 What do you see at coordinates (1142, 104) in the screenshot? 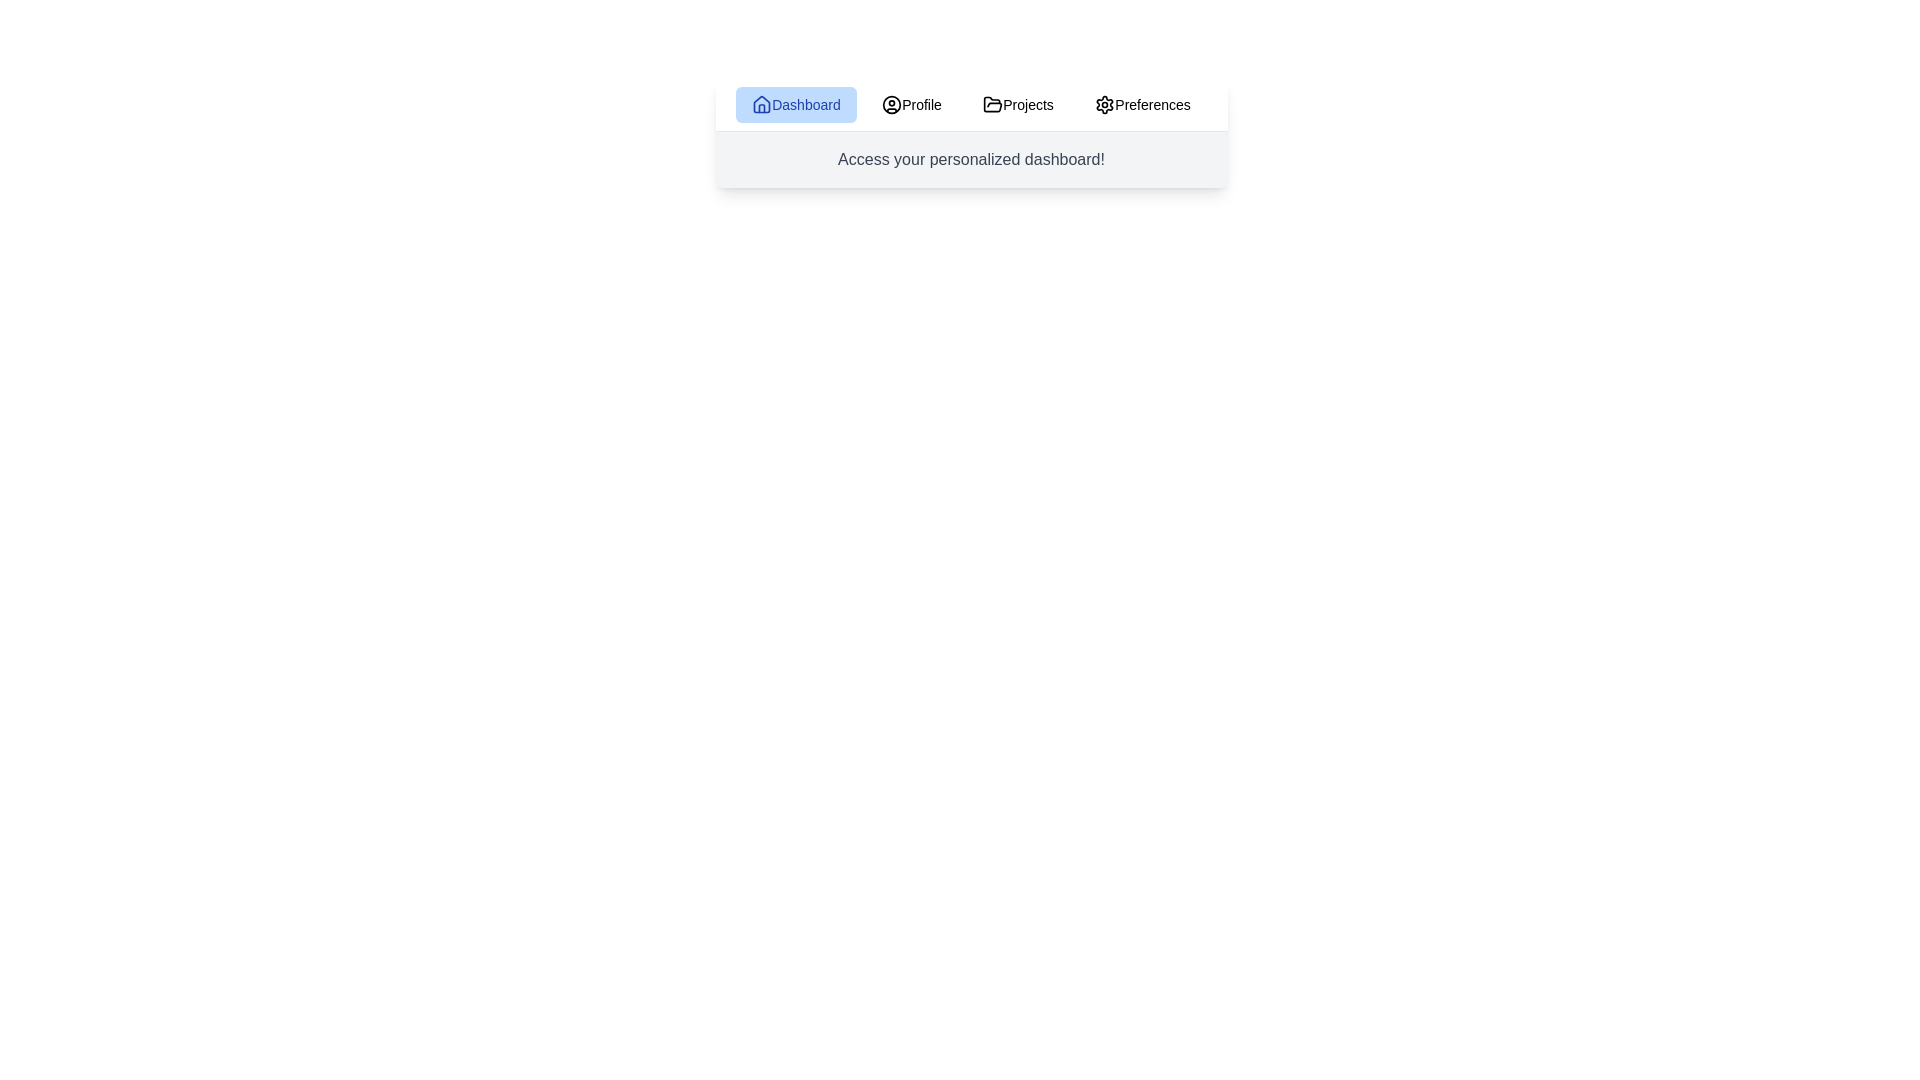
I see `the tab labeled Preferences to view its content` at bounding box center [1142, 104].